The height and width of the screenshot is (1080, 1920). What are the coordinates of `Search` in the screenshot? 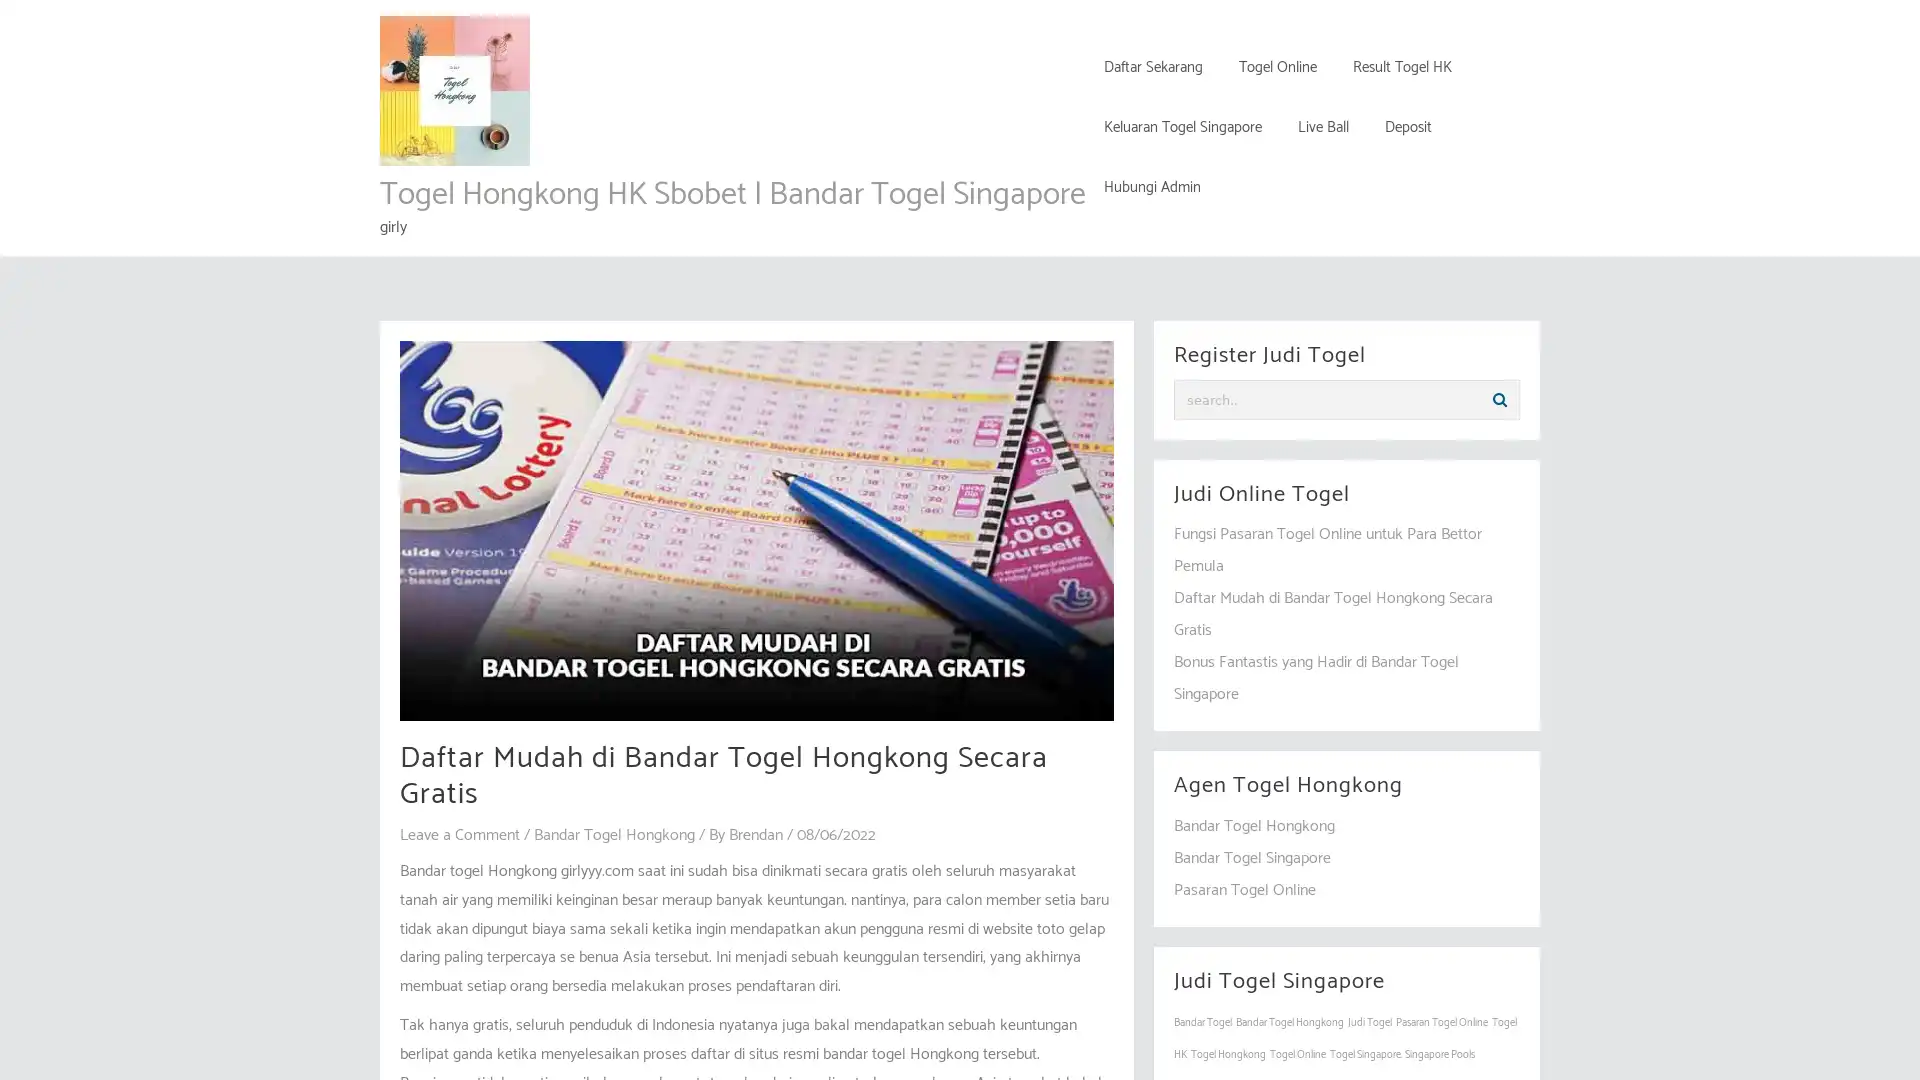 It's located at (1499, 400).